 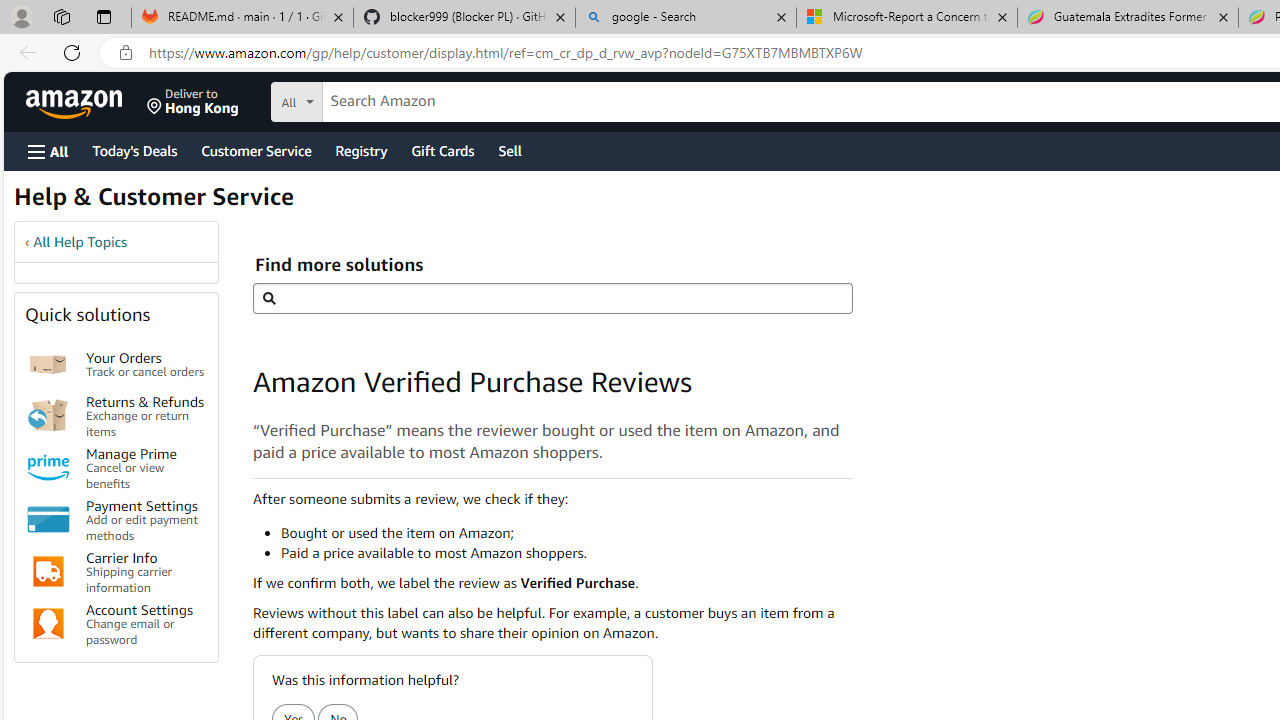 What do you see at coordinates (144, 571) in the screenshot?
I see `'Carrier Info Shipping carrier information'` at bounding box center [144, 571].